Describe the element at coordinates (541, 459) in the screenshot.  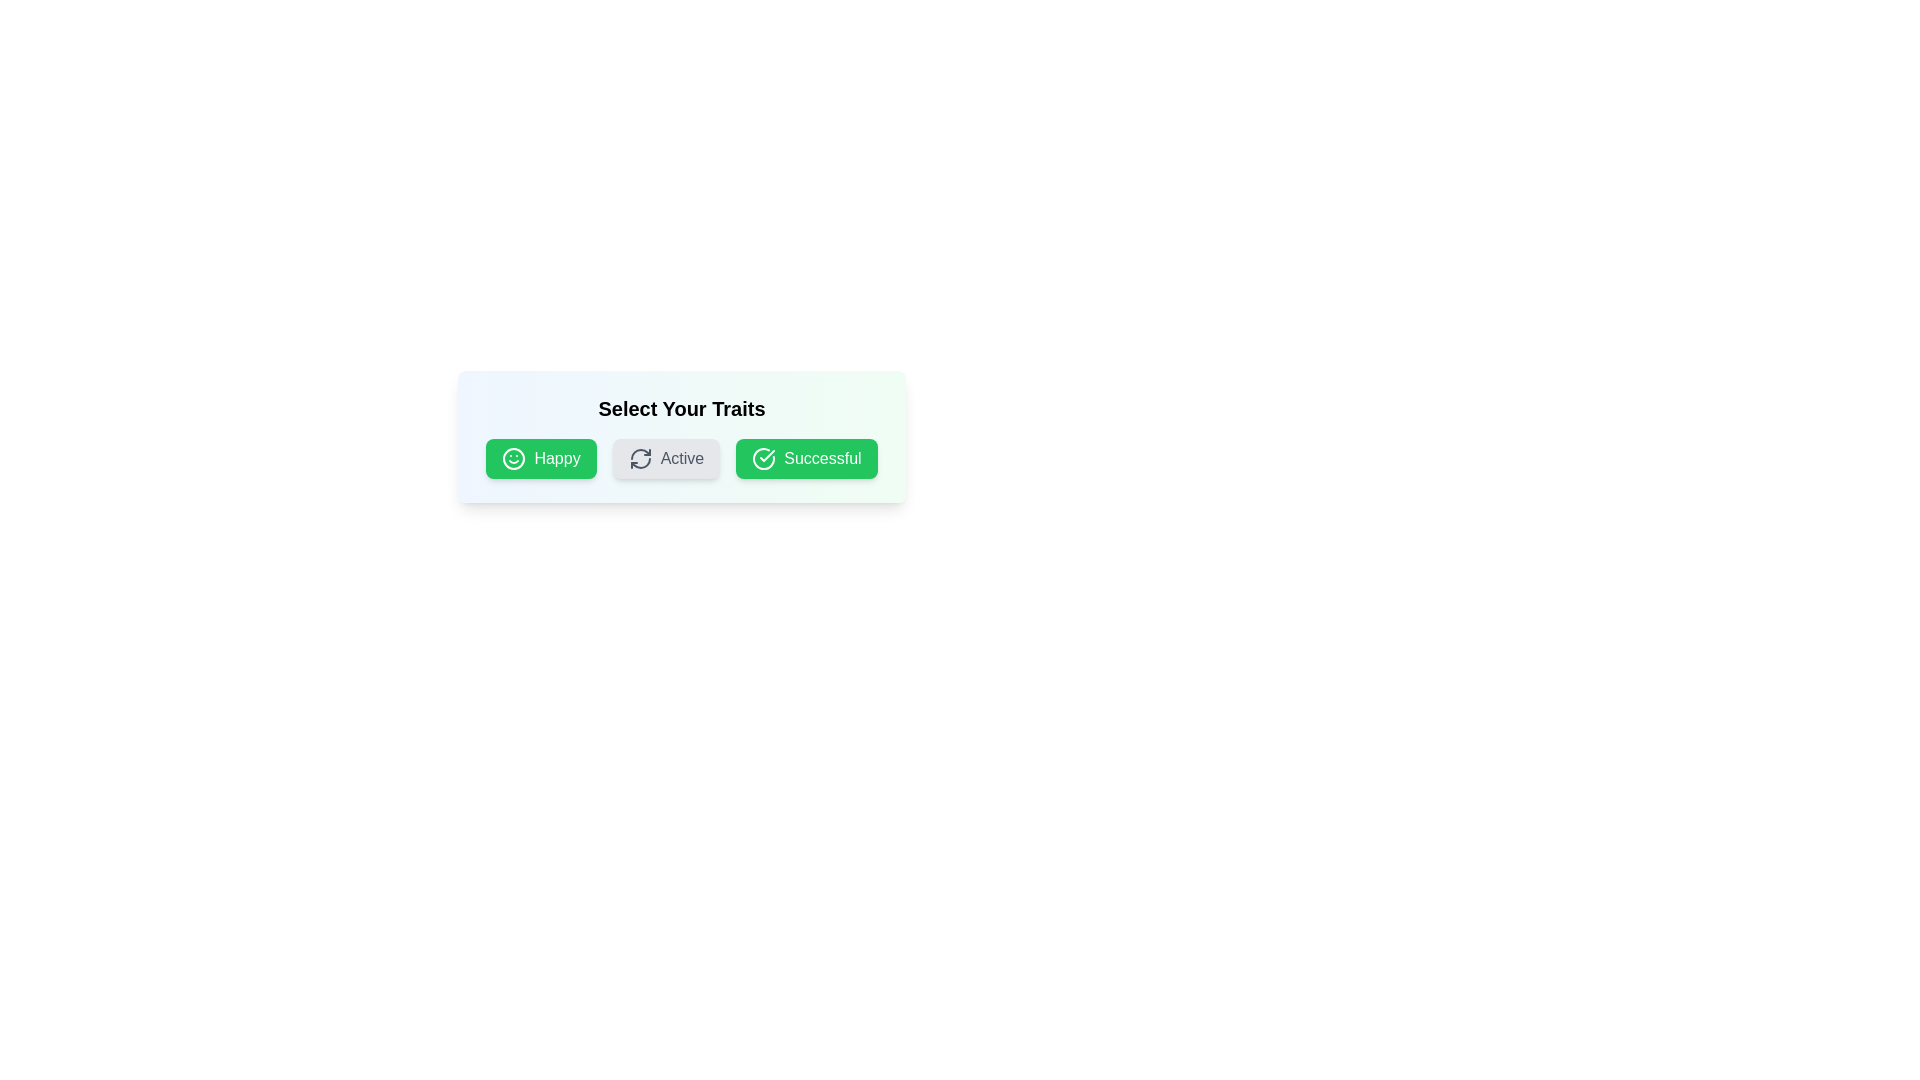
I see `the tag labeled Happy` at that location.